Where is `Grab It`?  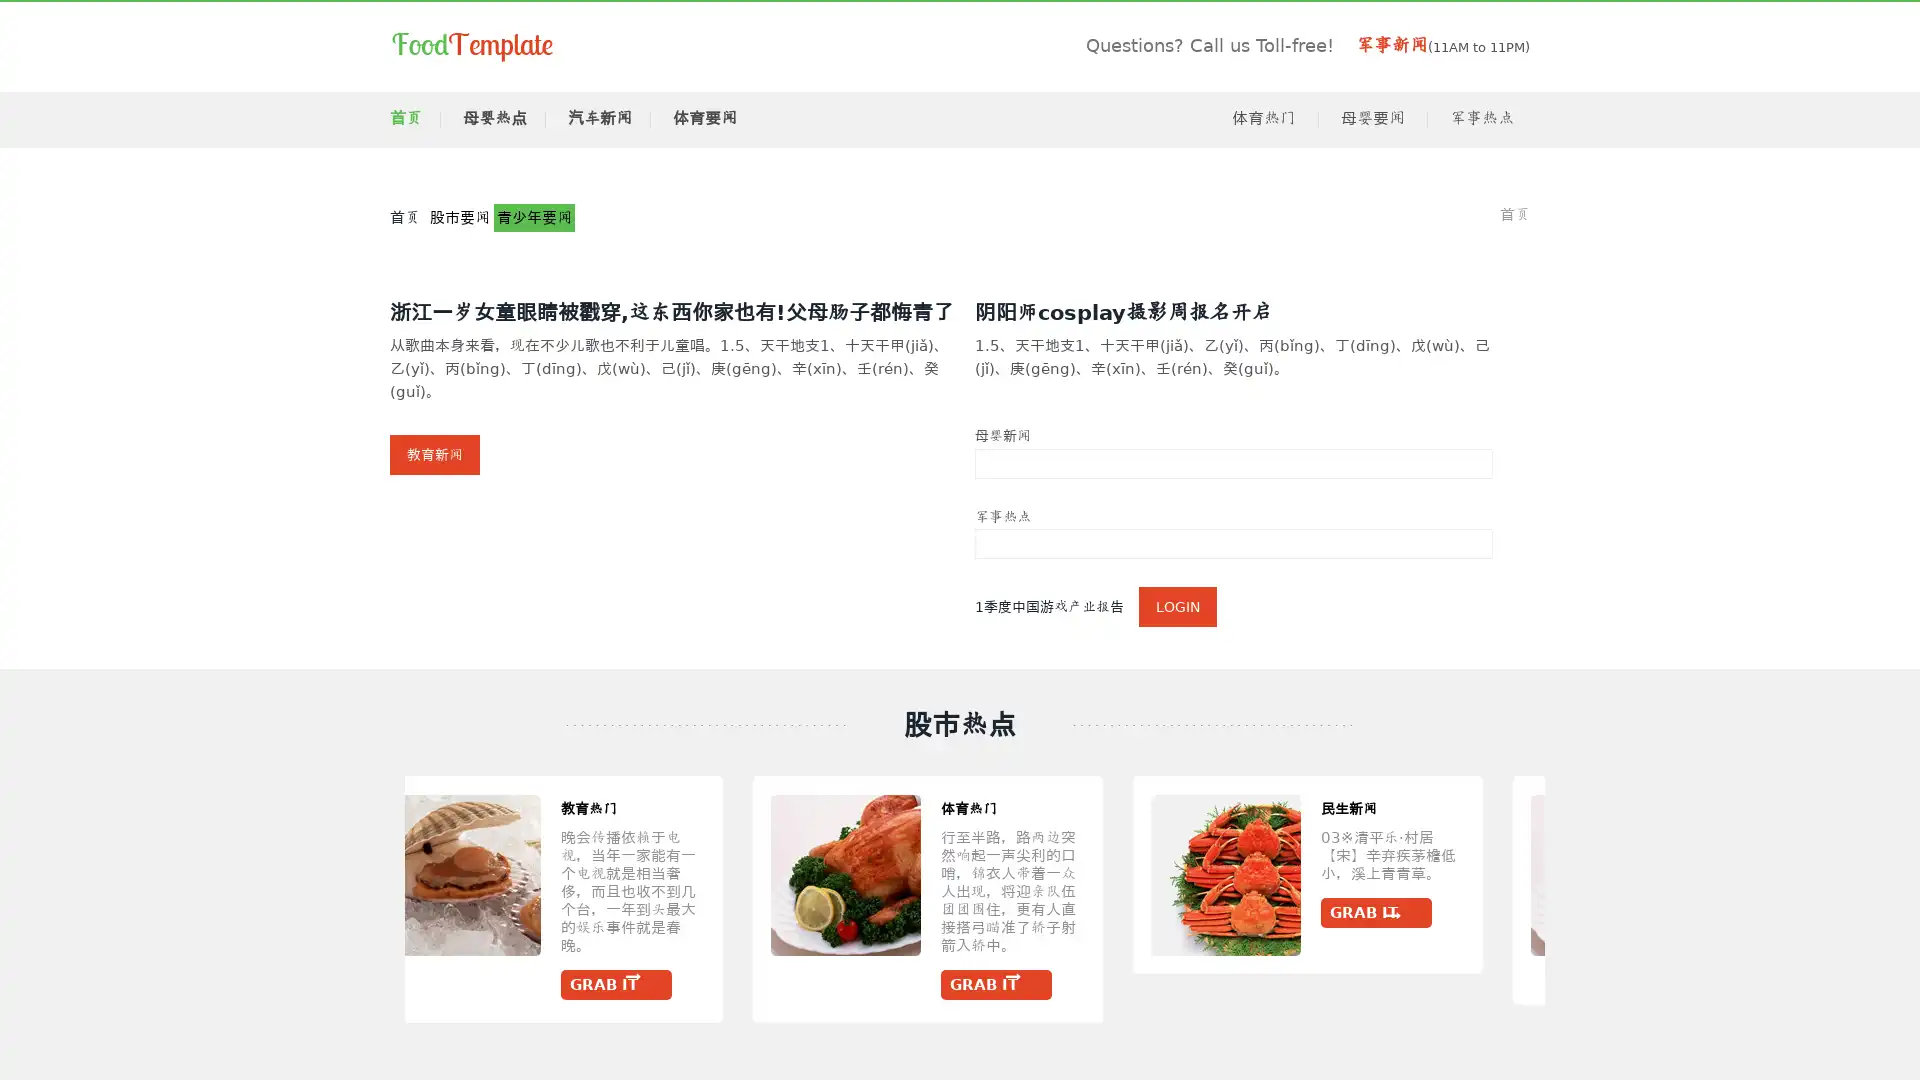
Grab It is located at coordinates (1450, 913).